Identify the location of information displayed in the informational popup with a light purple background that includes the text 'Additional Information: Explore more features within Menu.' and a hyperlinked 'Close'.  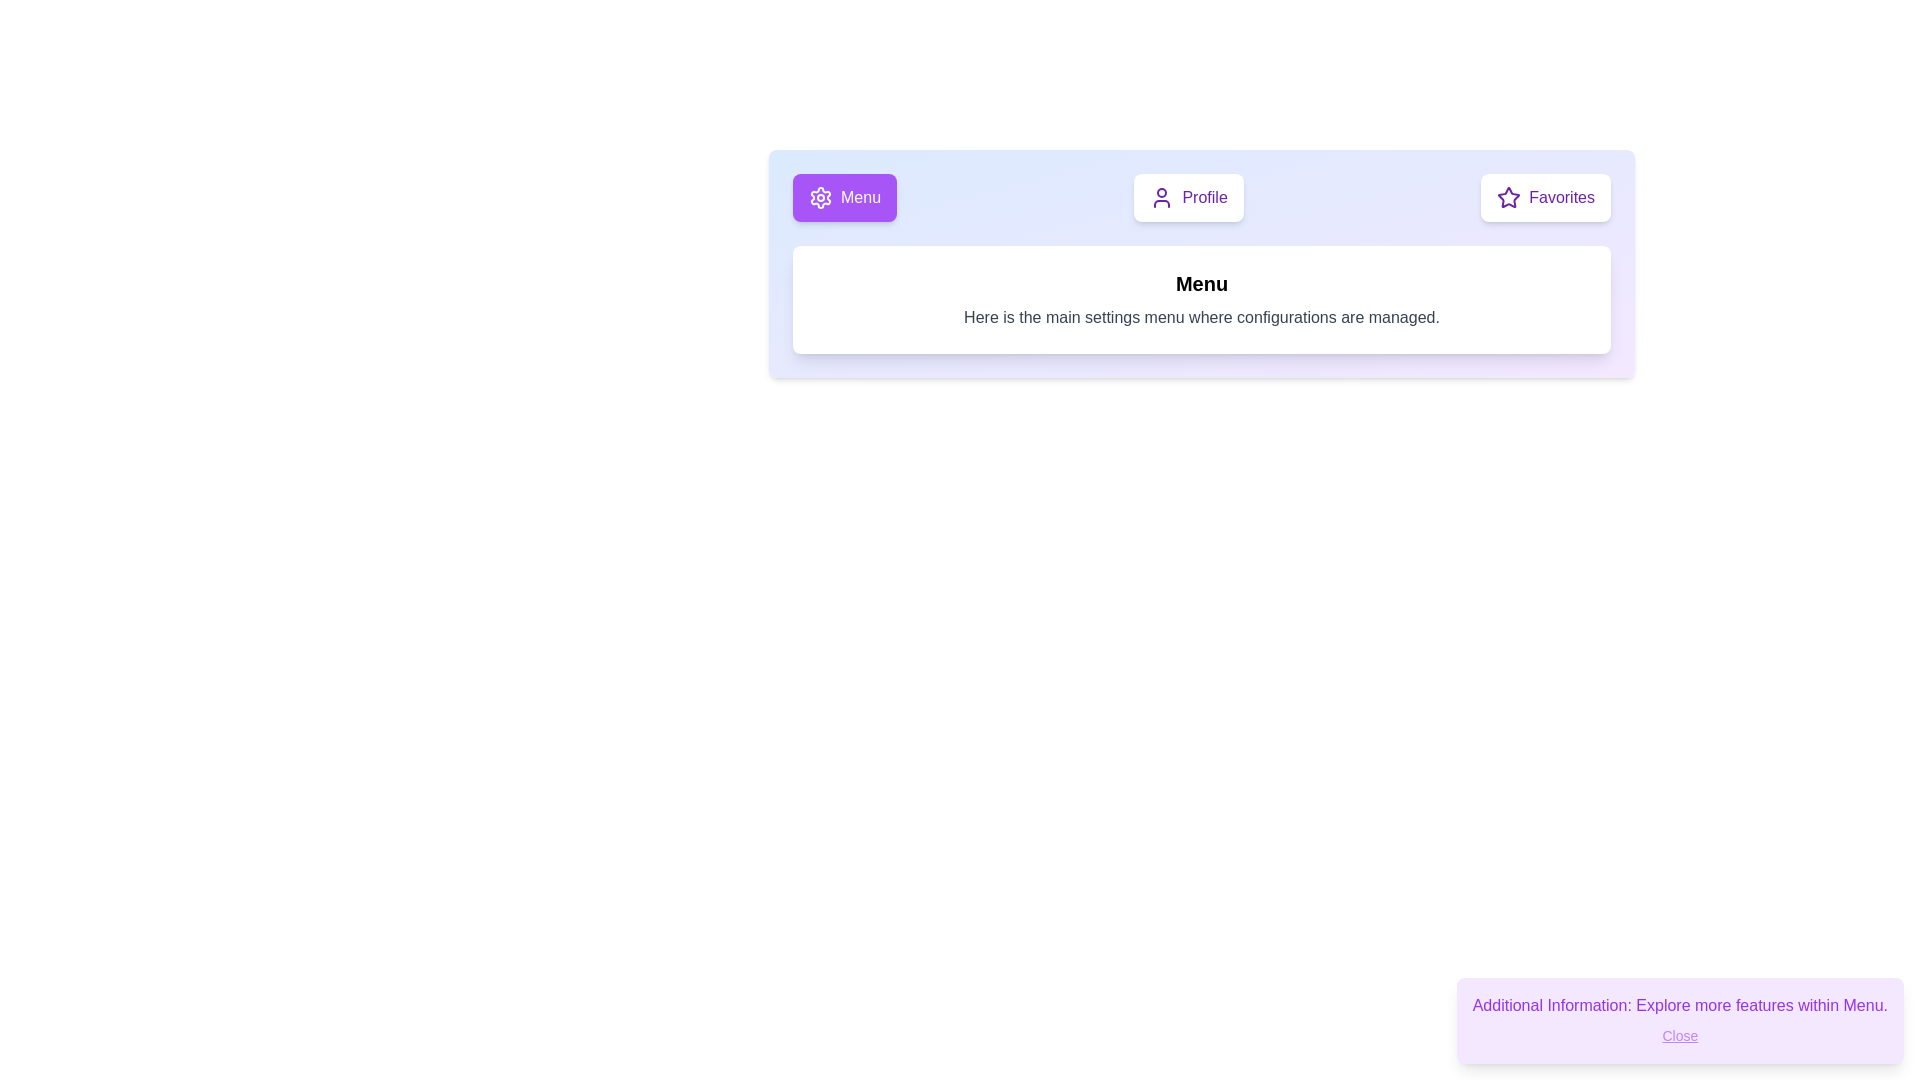
(1680, 1021).